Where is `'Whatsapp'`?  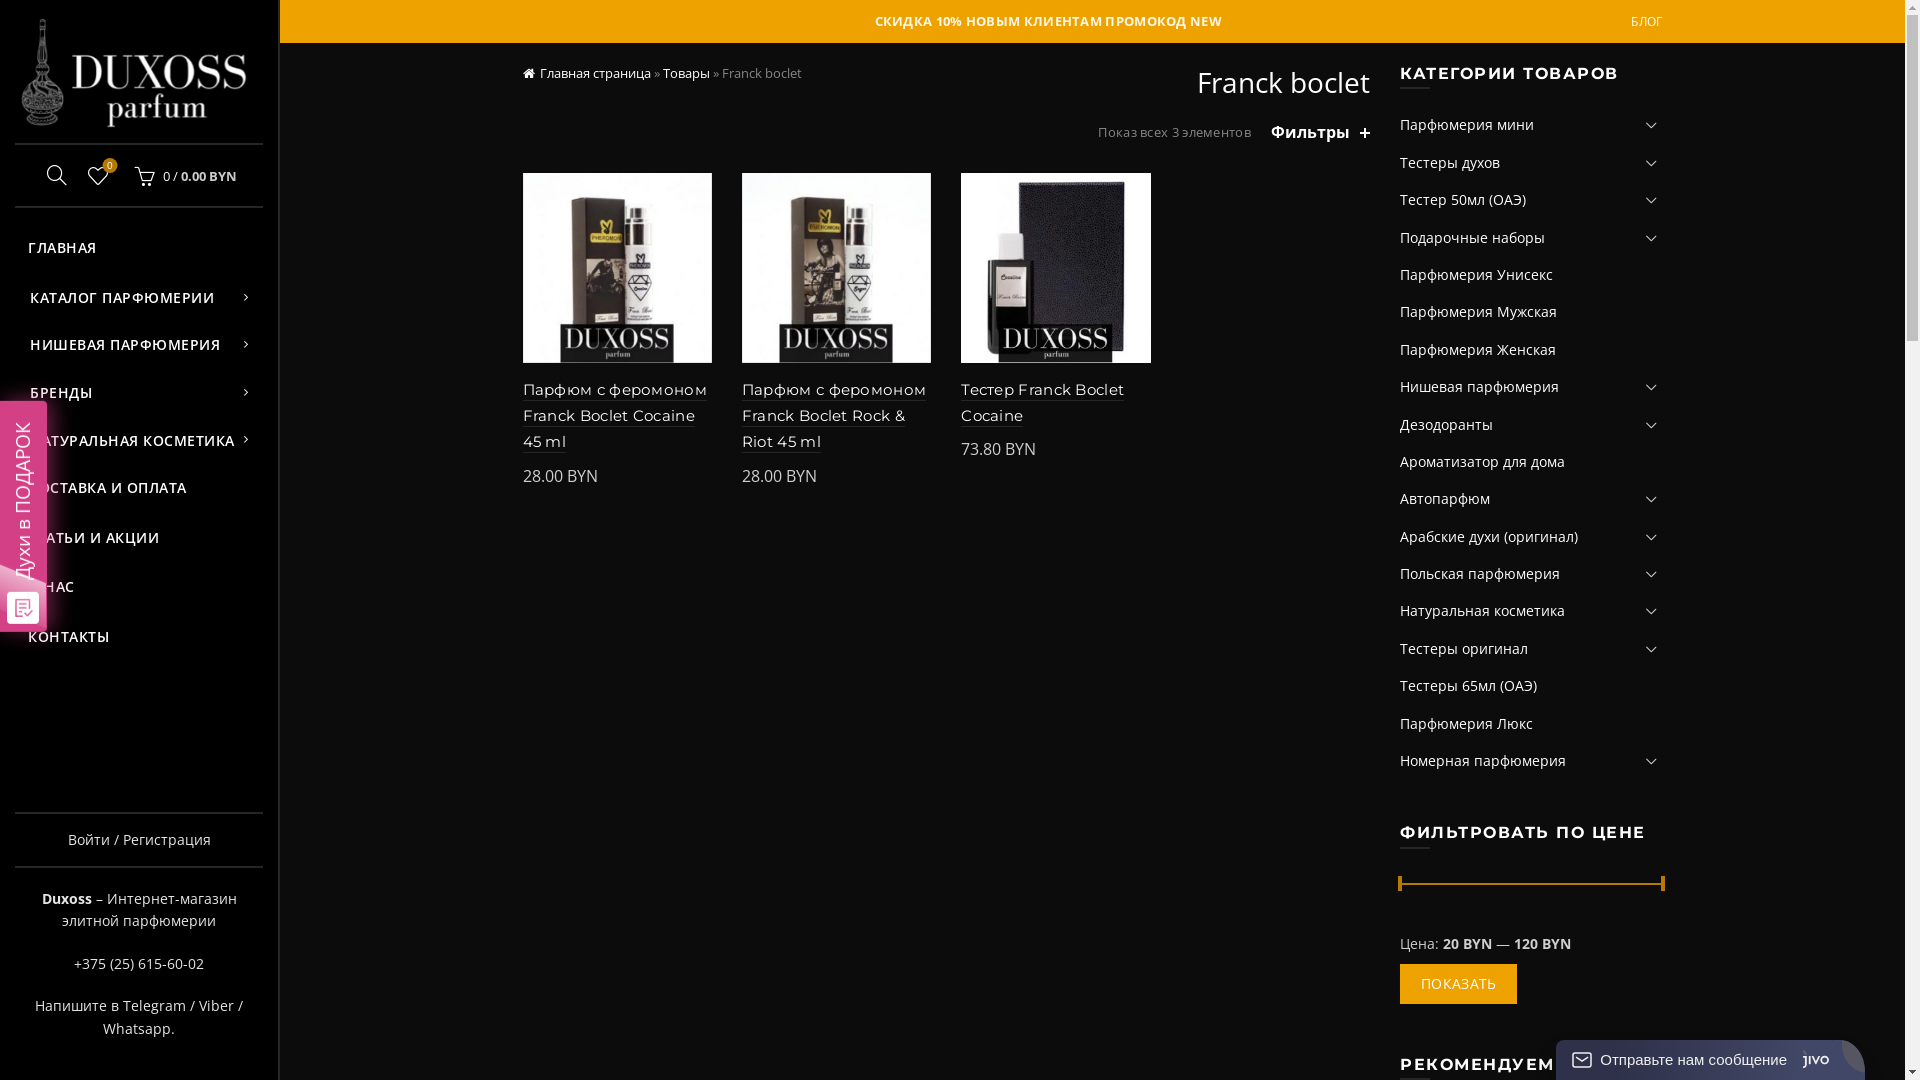 'Whatsapp' is located at coordinates (136, 1028).